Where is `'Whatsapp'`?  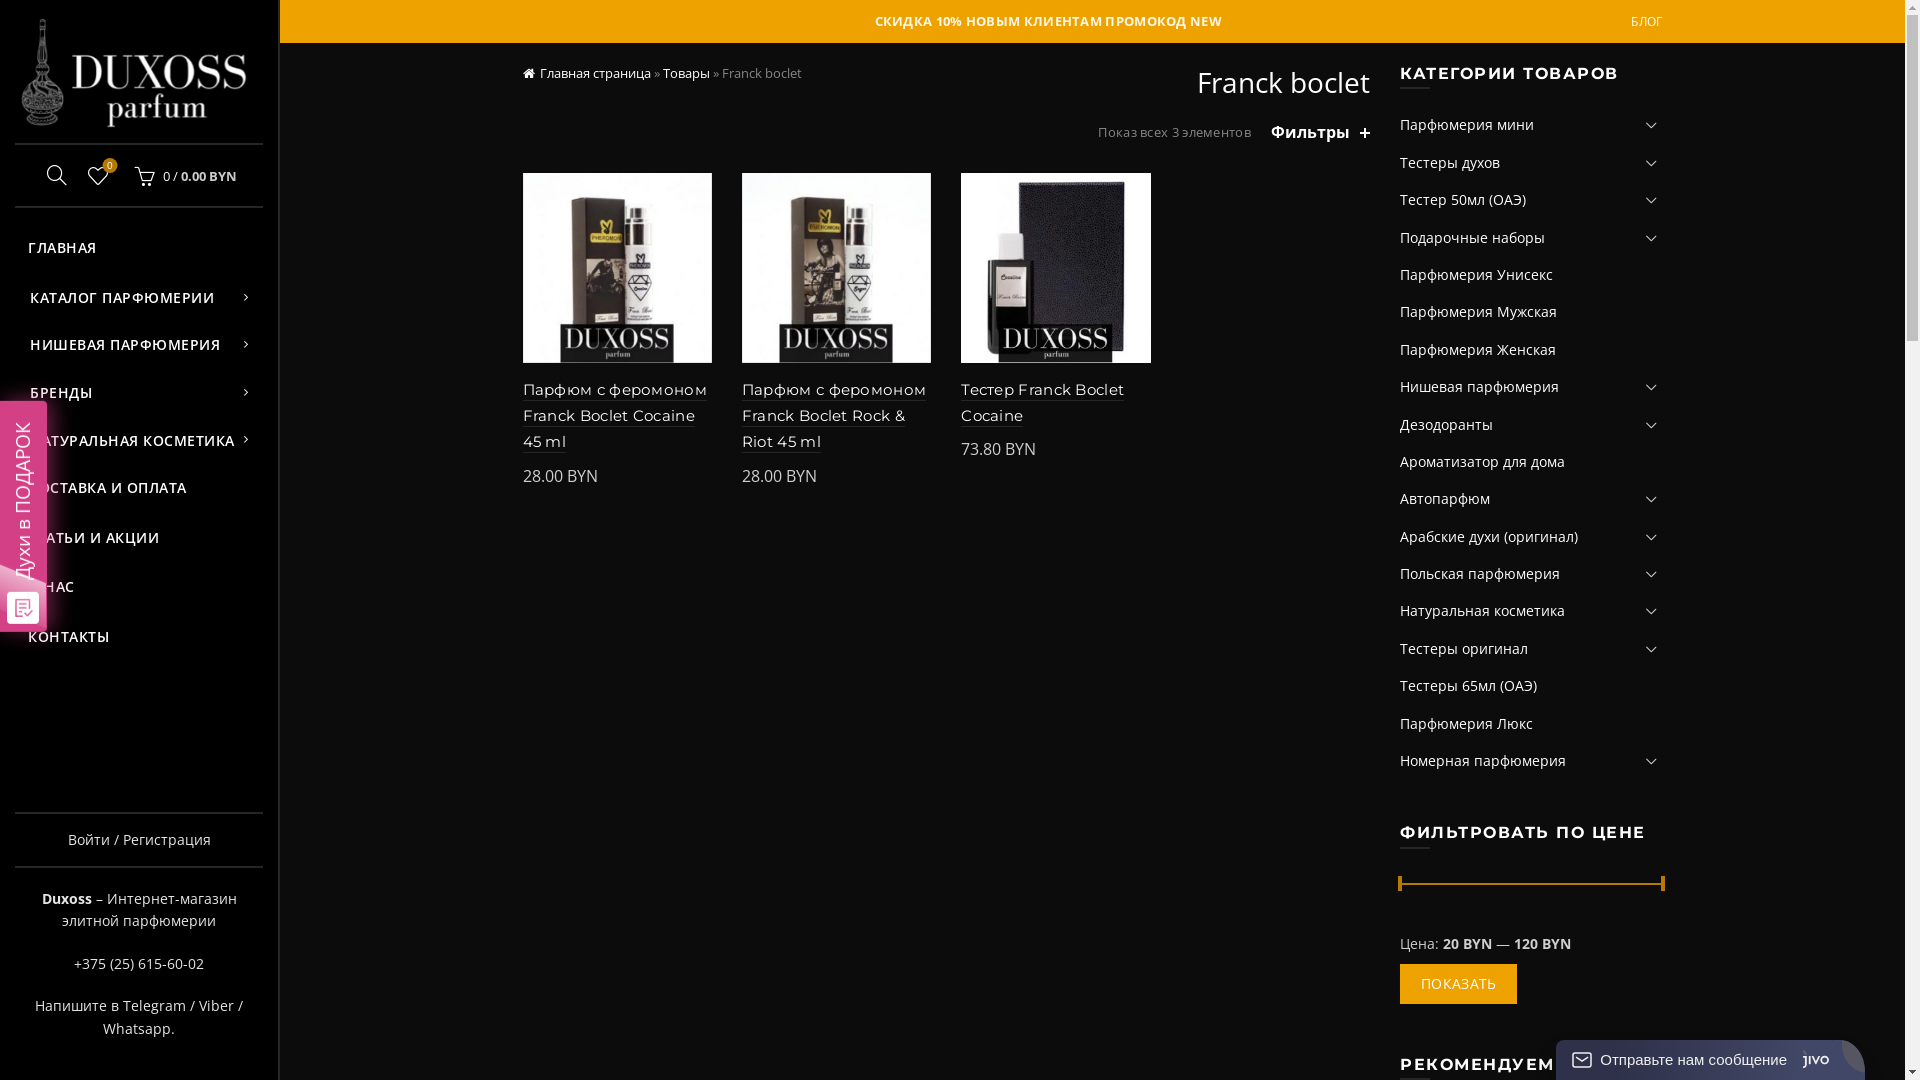 'Whatsapp' is located at coordinates (136, 1028).